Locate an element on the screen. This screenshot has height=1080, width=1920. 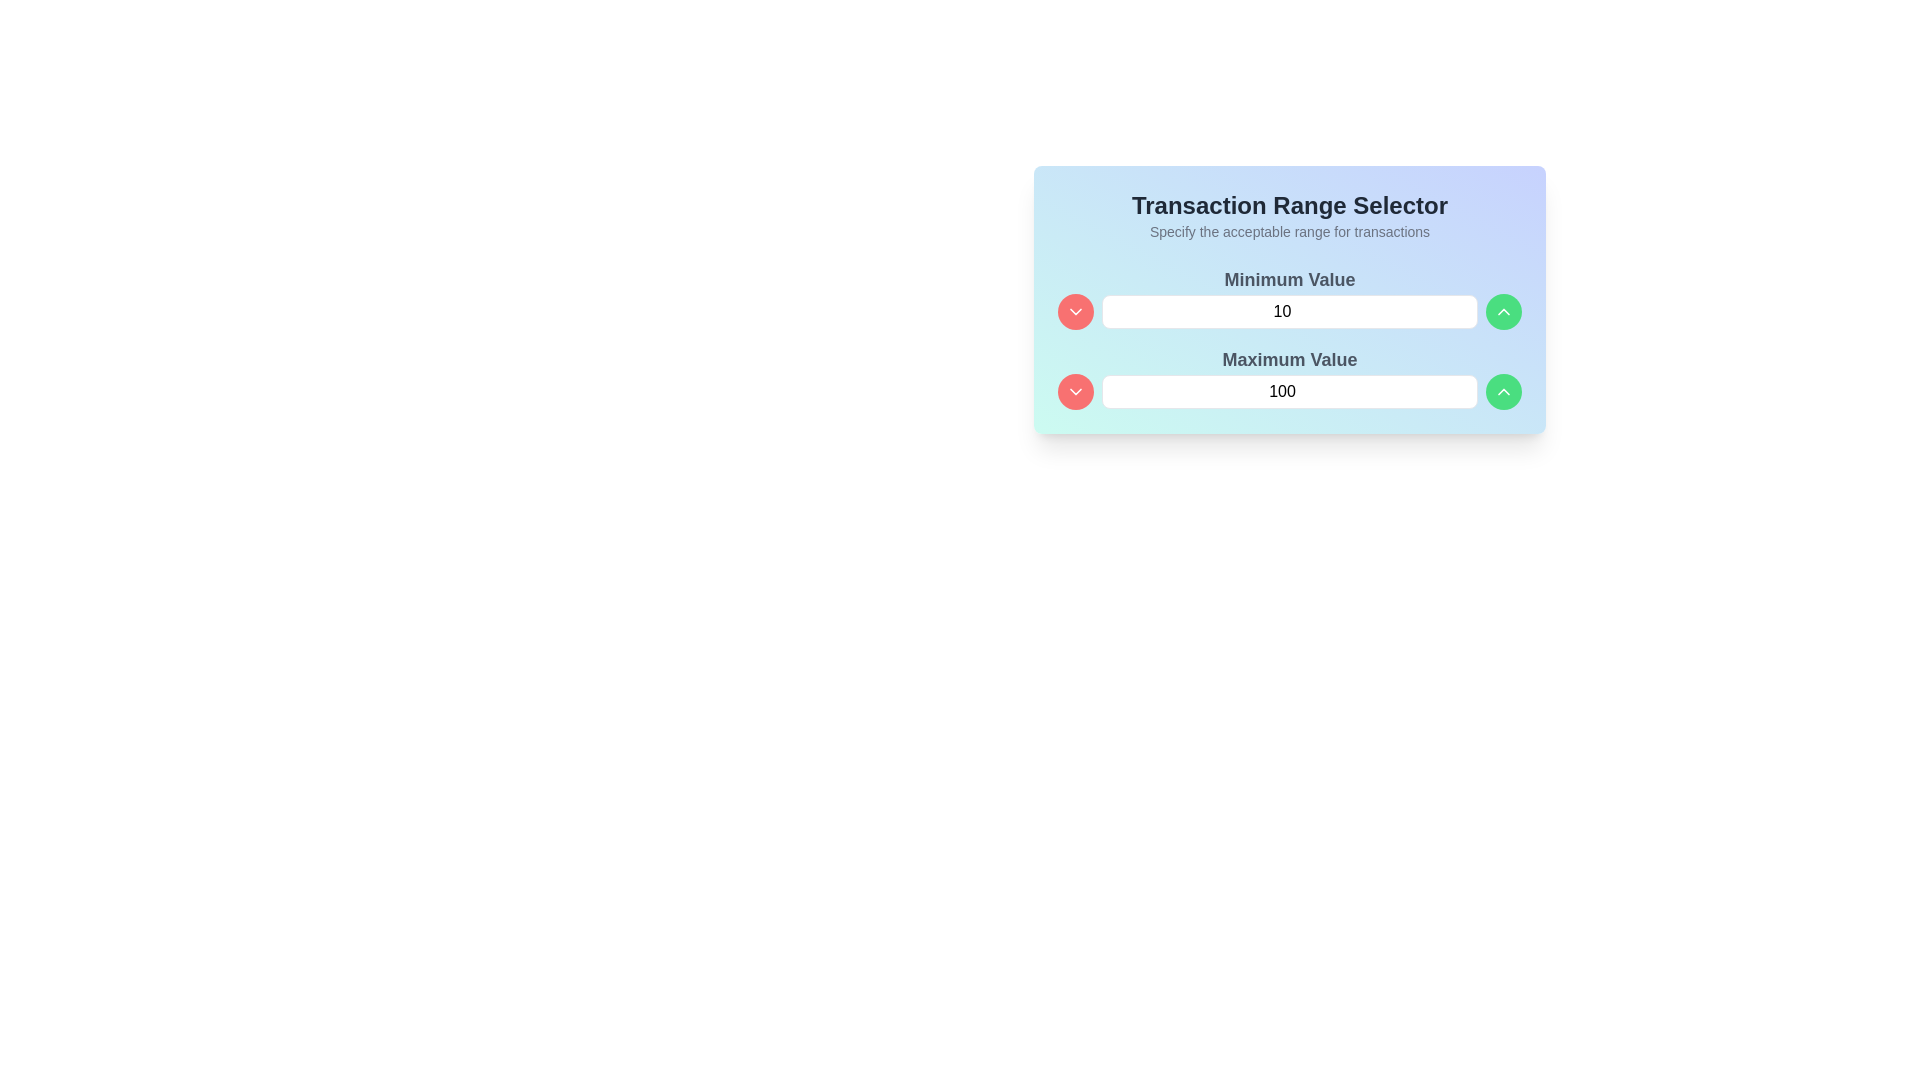
the upward chevron icon located within the circular button below the 'Maximum Value' text input field to interact with it is located at coordinates (1503, 312).